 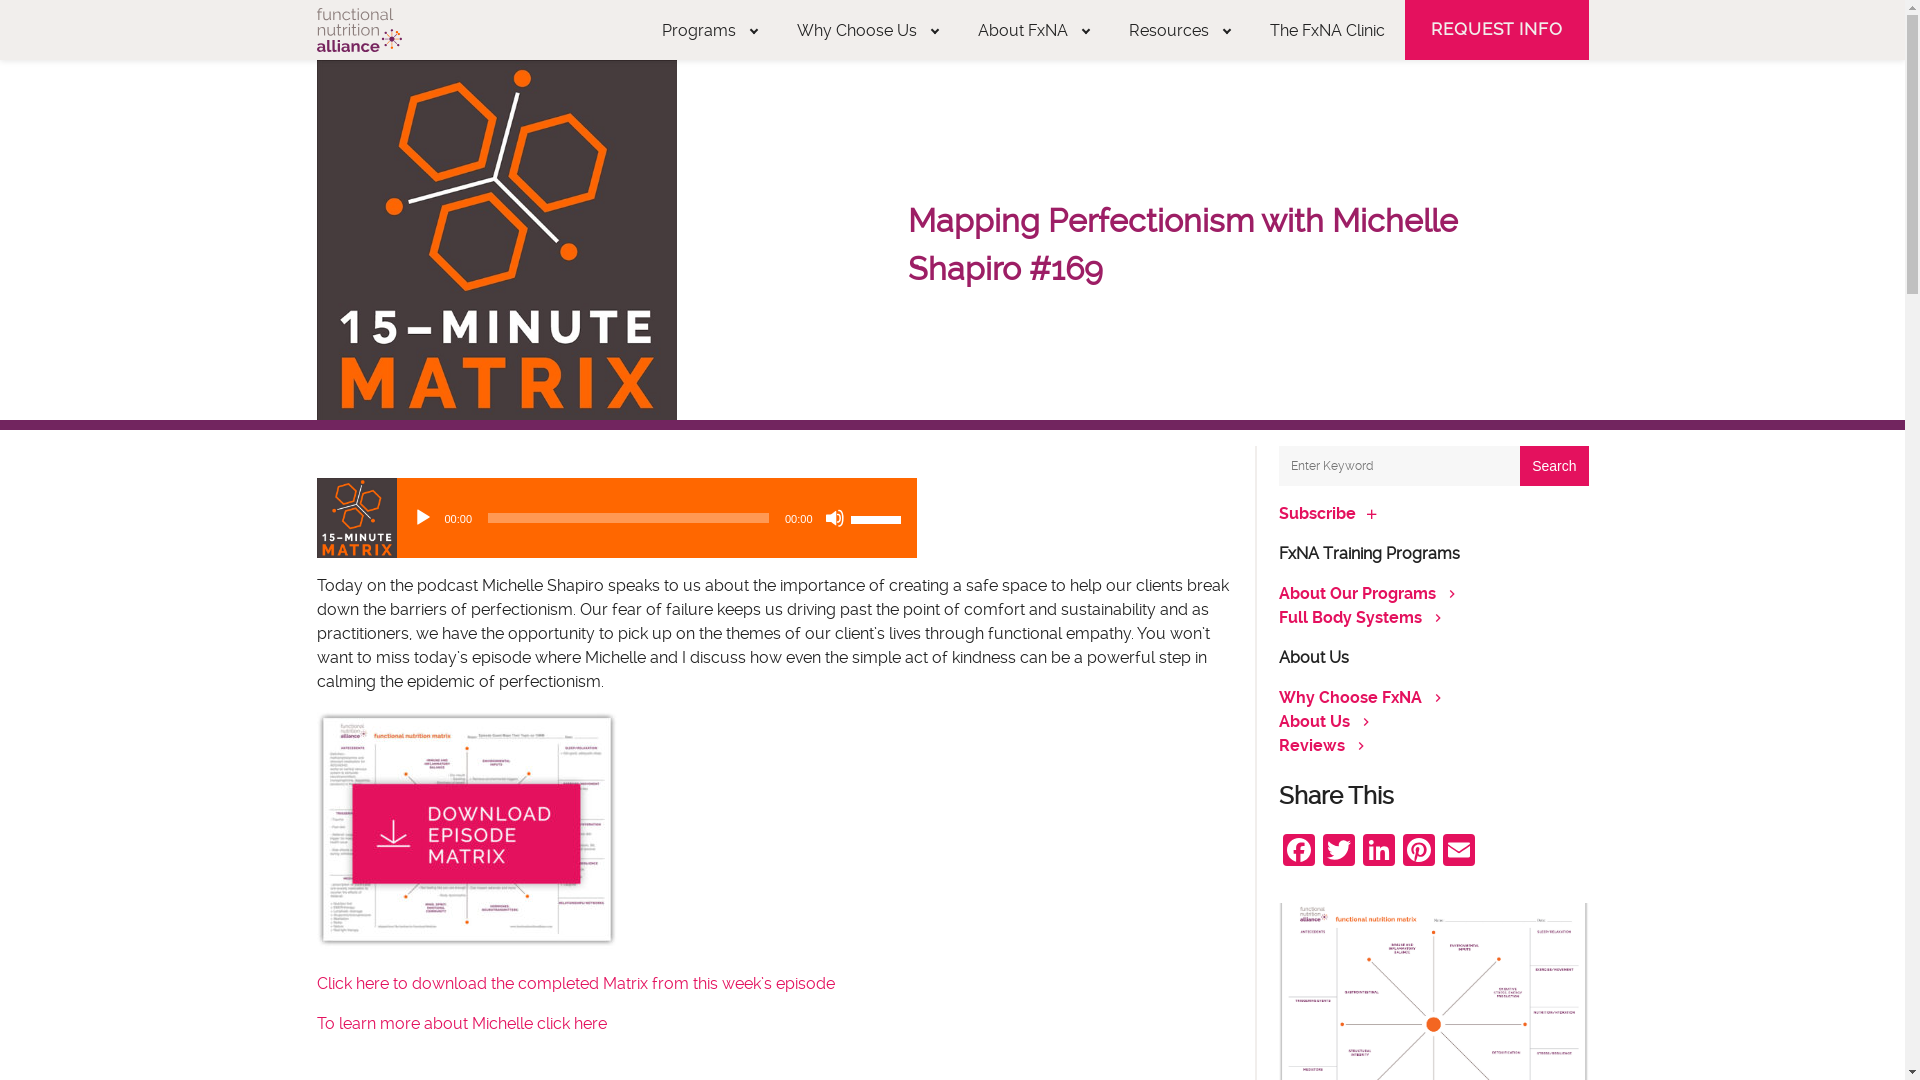 What do you see at coordinates (878, 516) in the screenshot?
I see `'Use Up/Down Arrow keys to increase or decrease volume.'` at bounding box center [878, 516].